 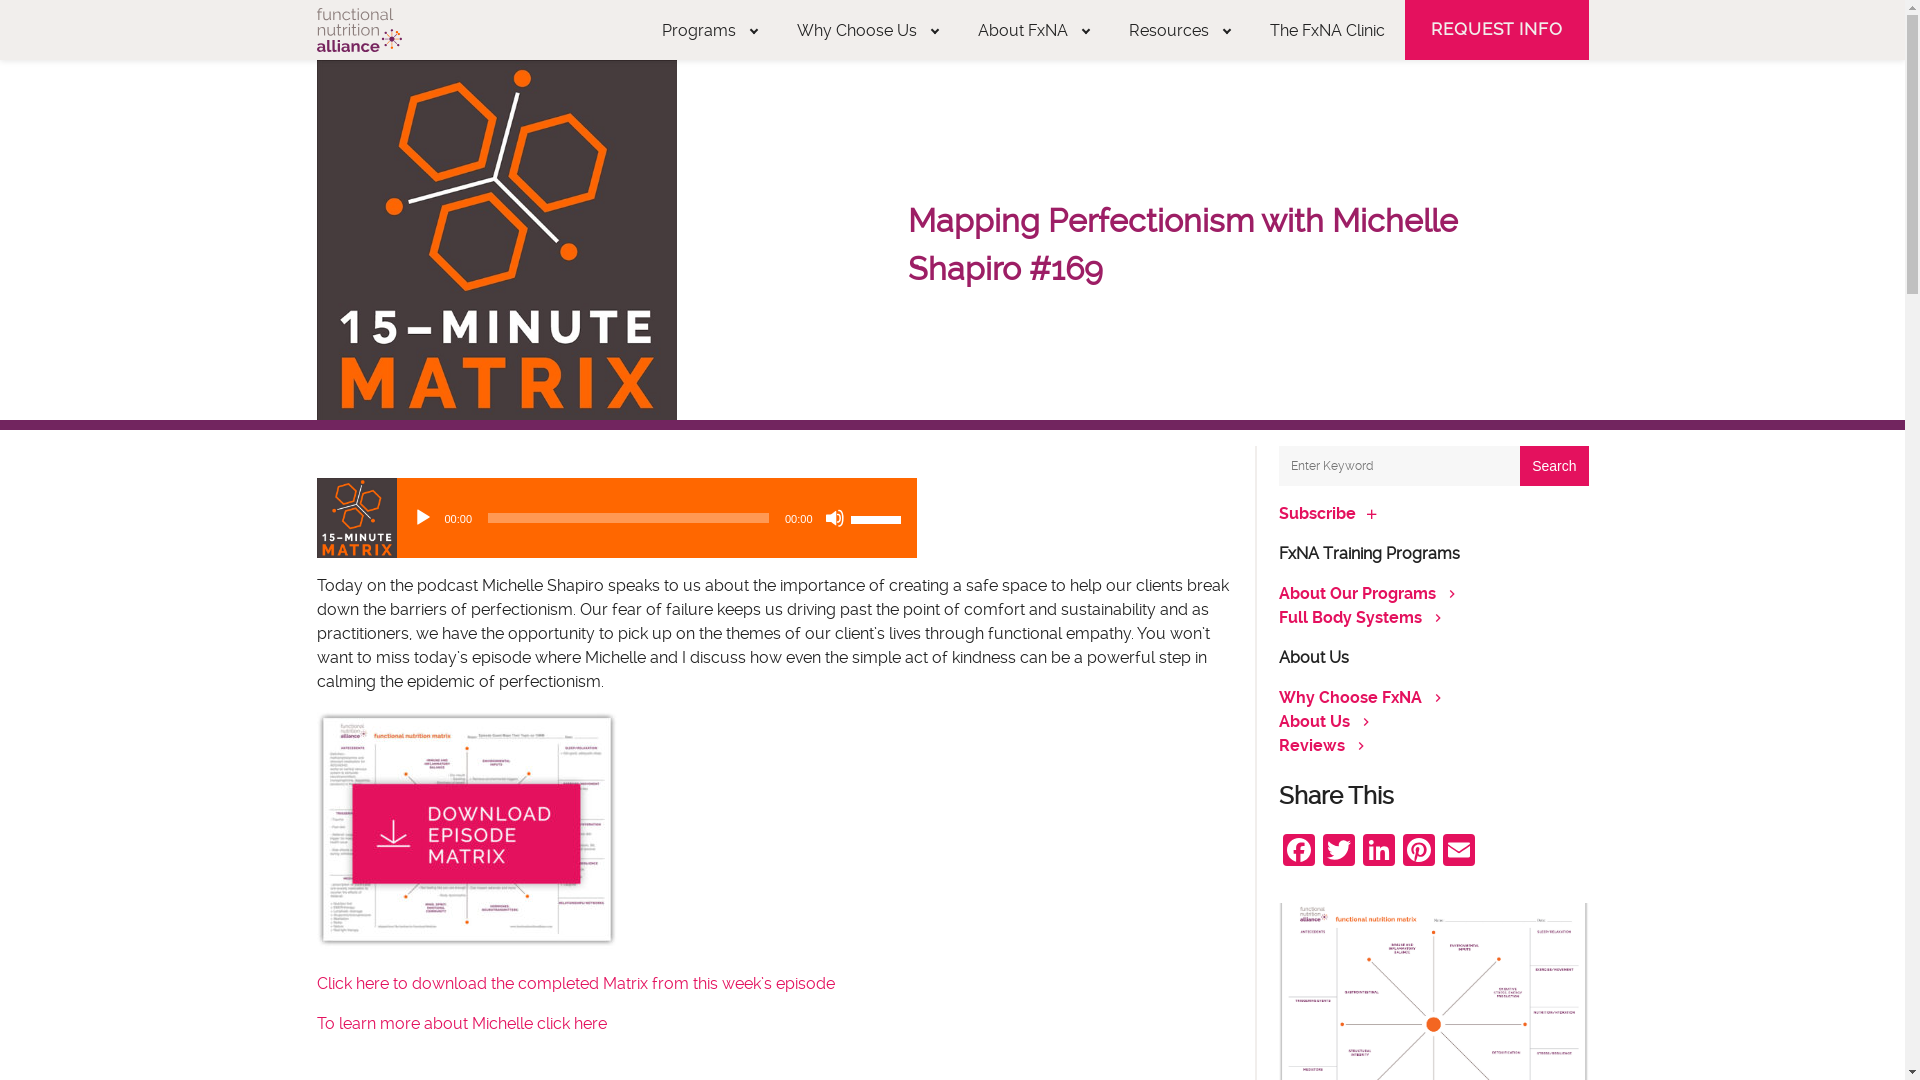 What do you see at coordinates (878, 516) in the screenshot?
I see `'Use Up/Down Arrow keys to increase or decrease volume.'` at bounding box center [878, 516].